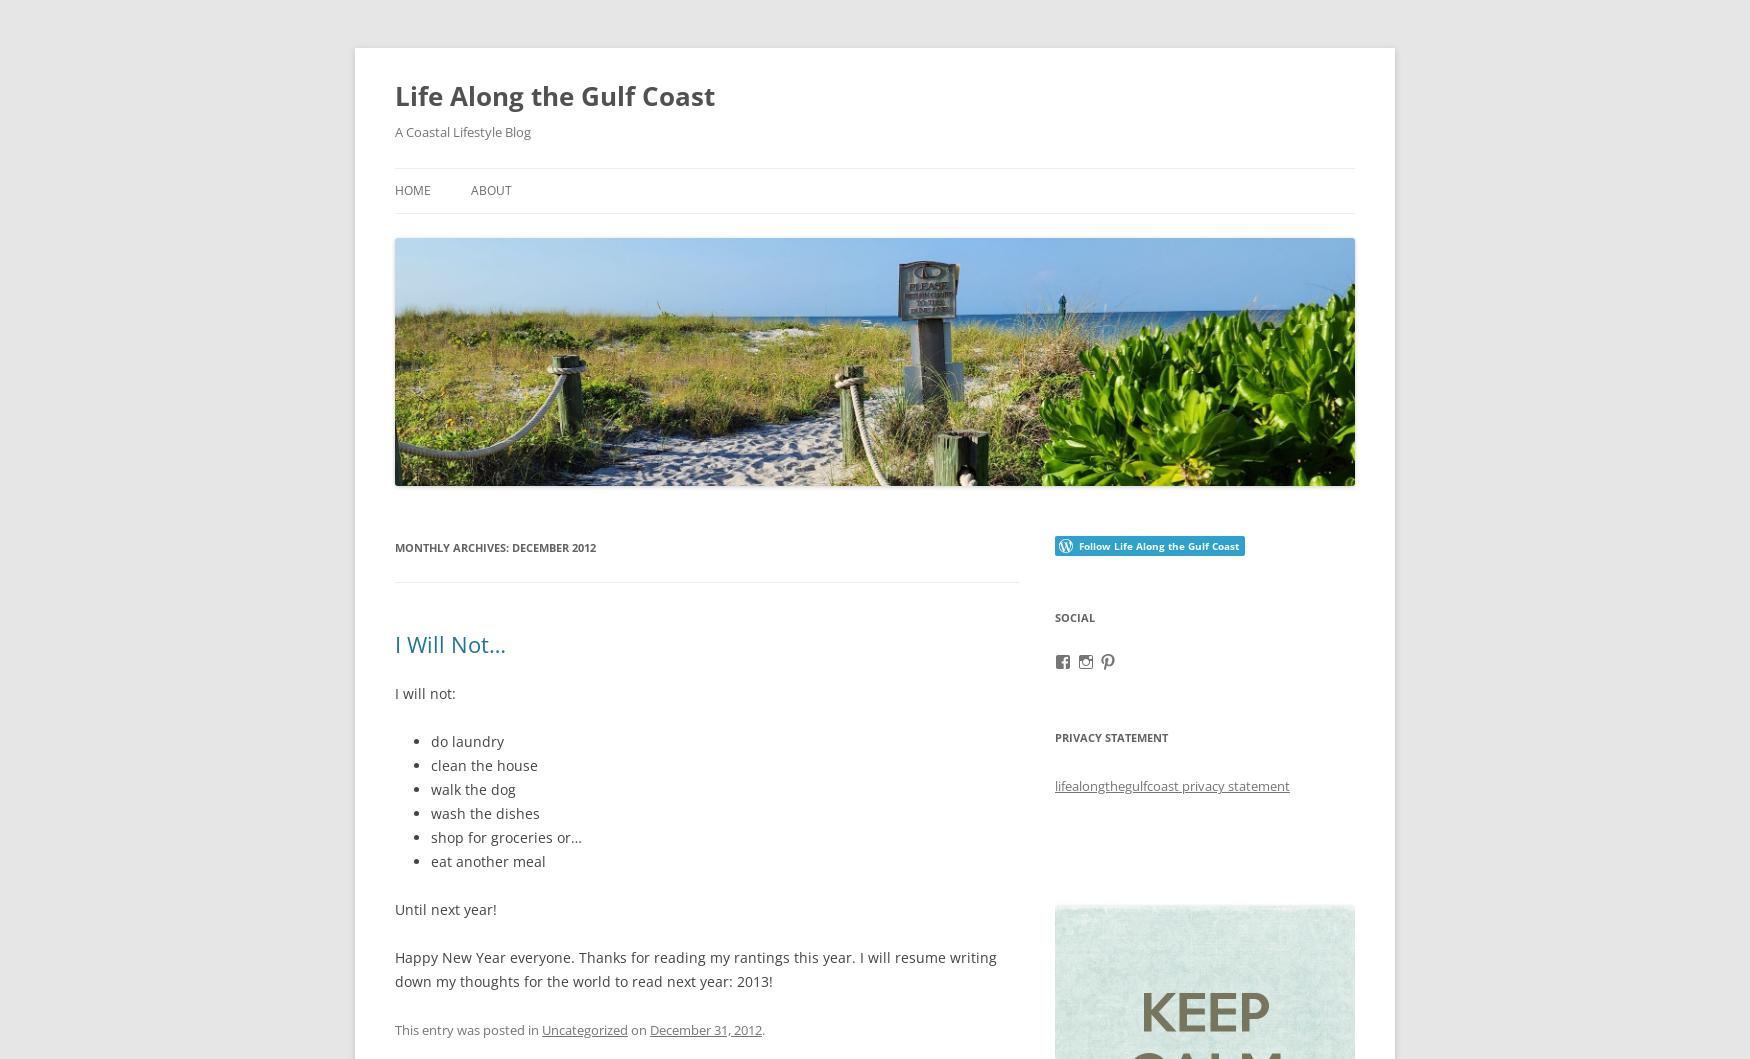 The height and width of the screenshot is (1059, 1750). What do you see at coordinates (762, 1028) in the screenshot?
I see `'.'` at bounding box center [762, 1028].